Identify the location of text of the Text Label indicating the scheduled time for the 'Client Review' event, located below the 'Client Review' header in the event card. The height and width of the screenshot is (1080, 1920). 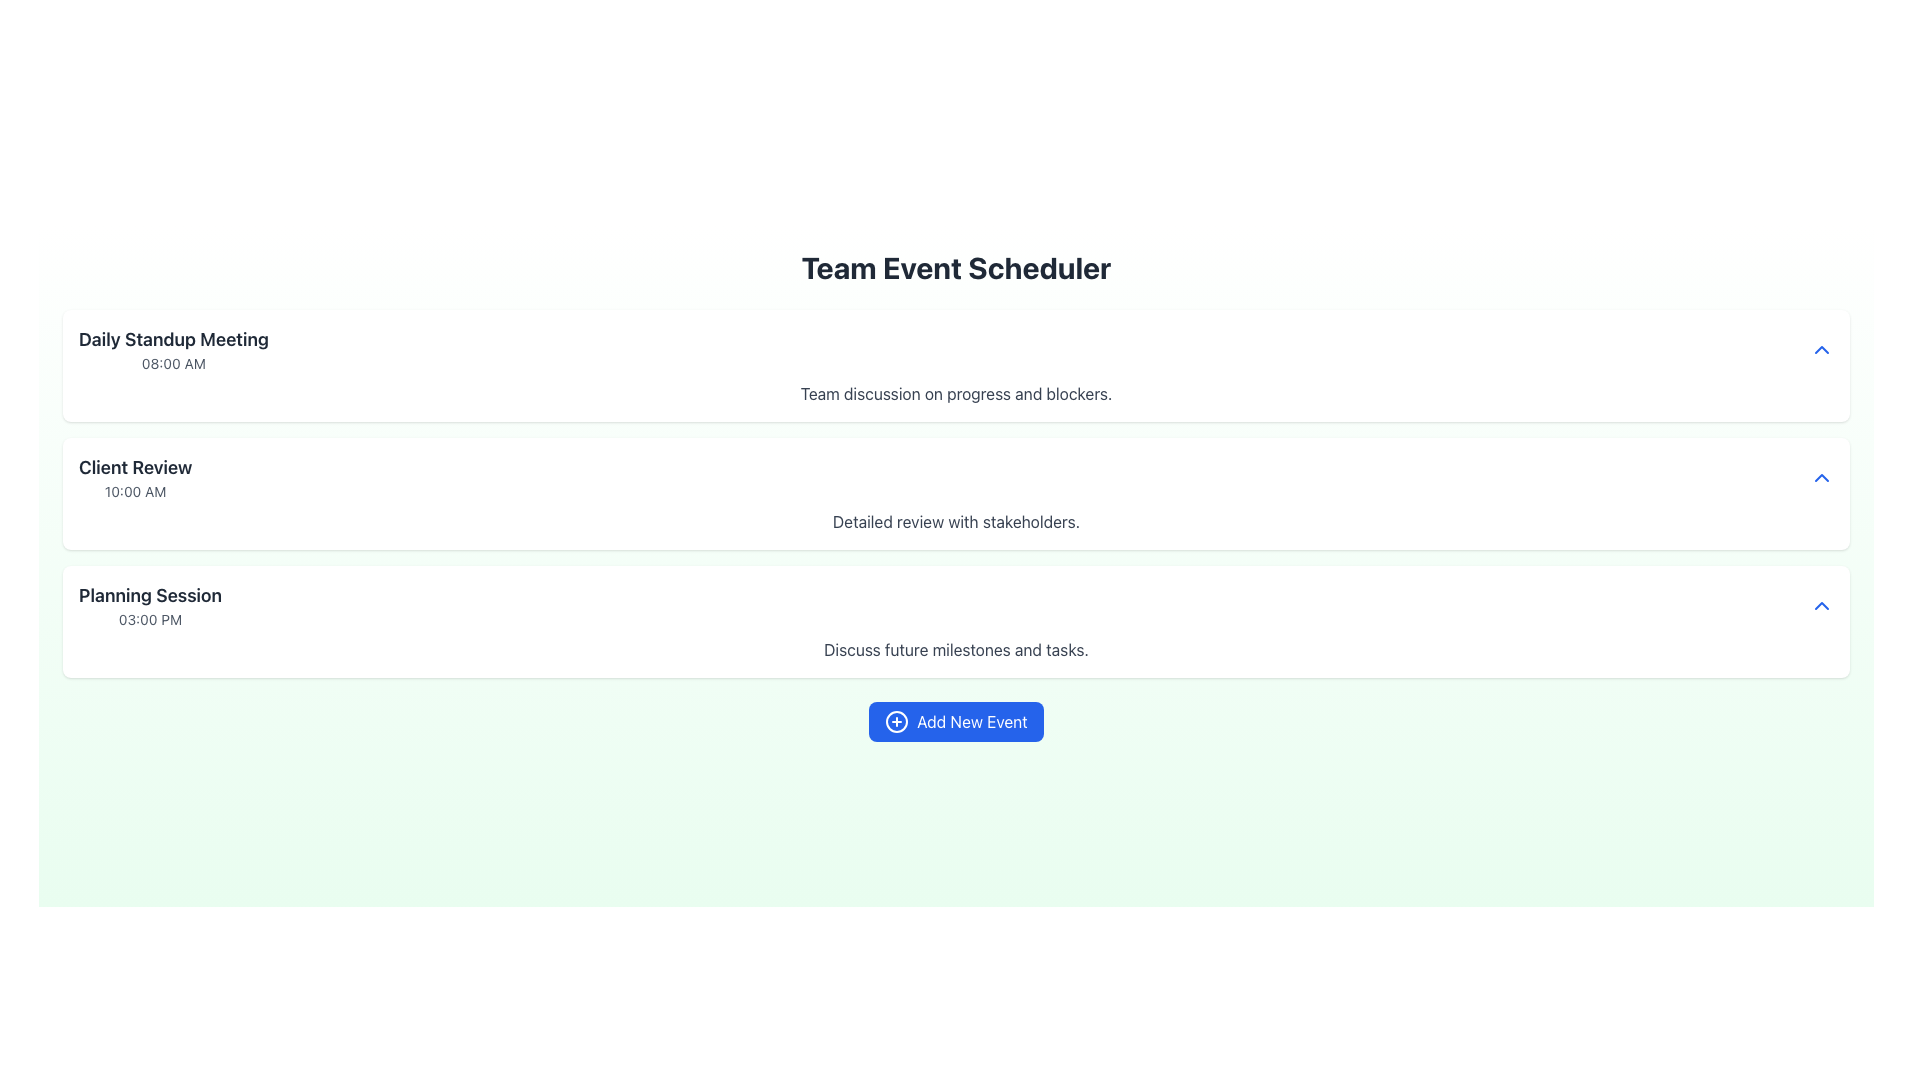
(134, 492).